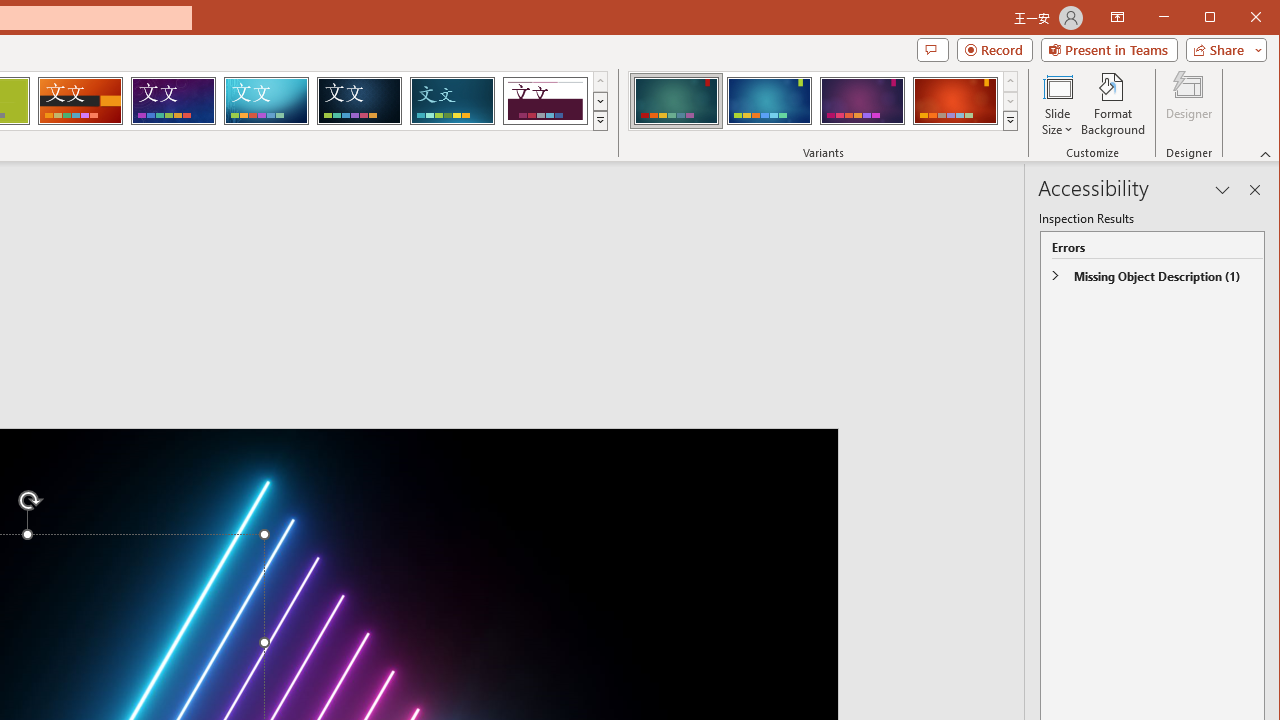 Image resolution: width=1280 pixels, height=720 pixels. I want to click on 'Ion Variant 2', so click(768, 100).